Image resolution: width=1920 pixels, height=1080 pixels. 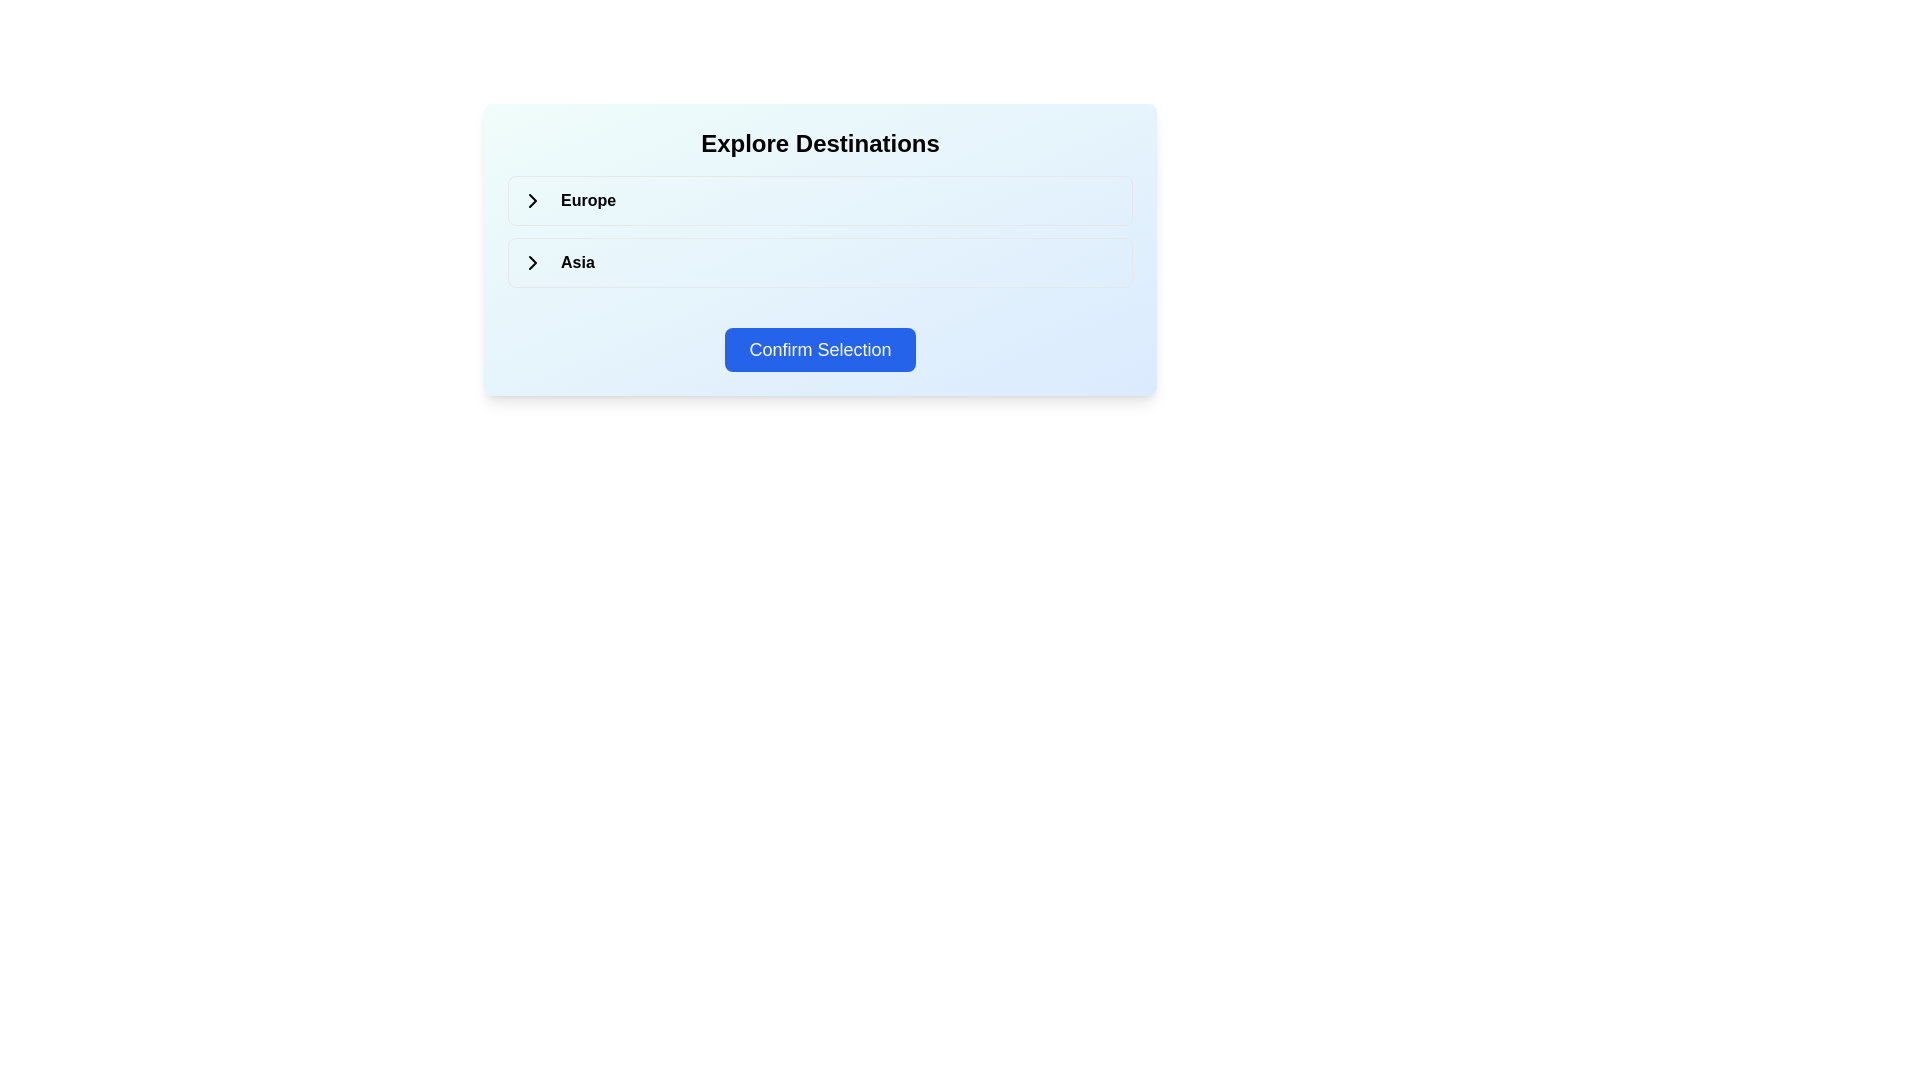 What do you see at coordinates (572, 261) in the screenshot?
I see `the text label 'Asia'` at bounding box center [572, 261].